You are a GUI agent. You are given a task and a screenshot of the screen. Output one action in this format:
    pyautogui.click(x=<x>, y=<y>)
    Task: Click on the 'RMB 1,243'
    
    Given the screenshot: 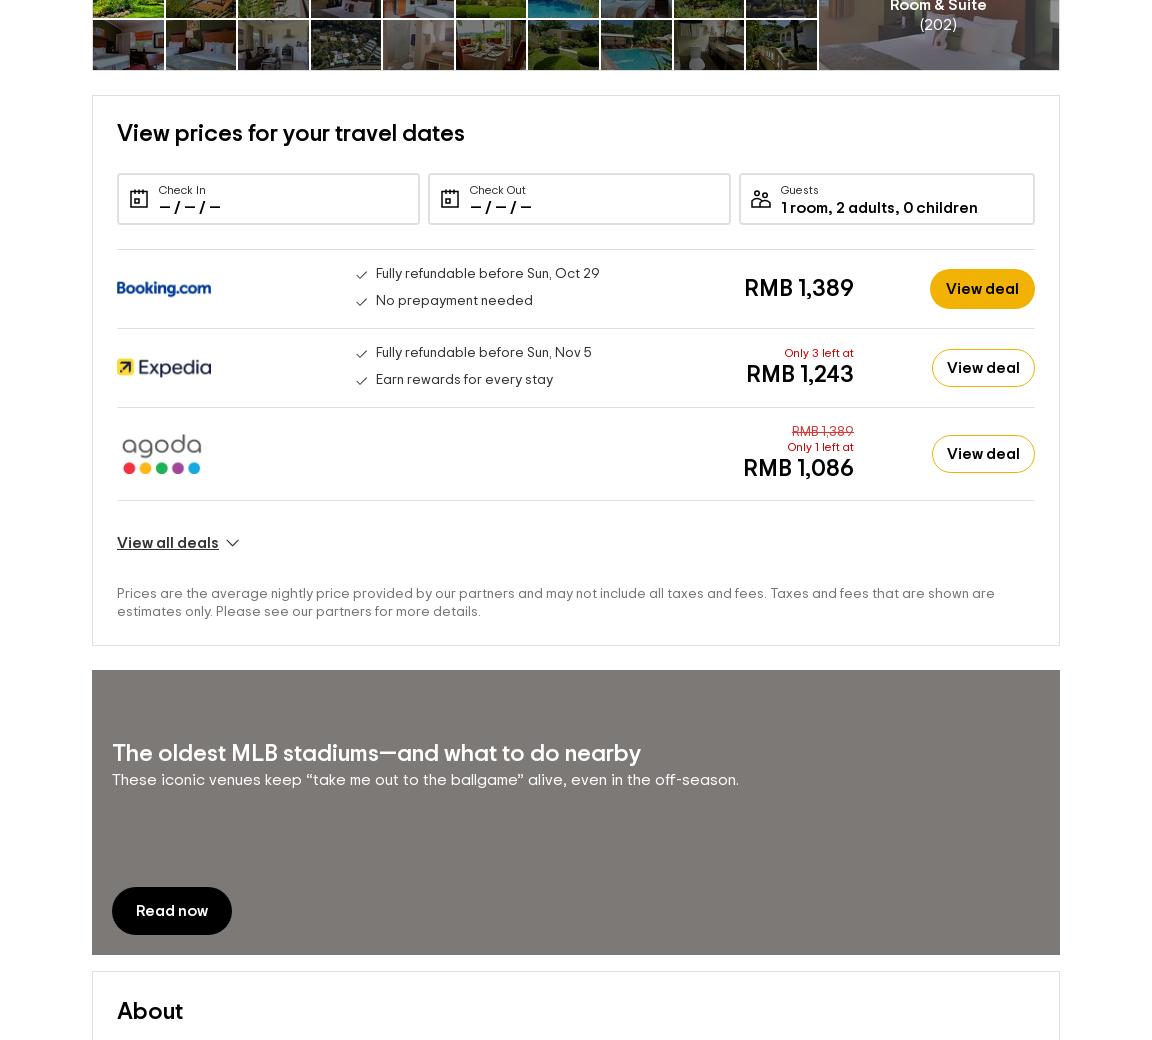 What is the action you would take?
    pyautogui.click(x=799, y=372)
    